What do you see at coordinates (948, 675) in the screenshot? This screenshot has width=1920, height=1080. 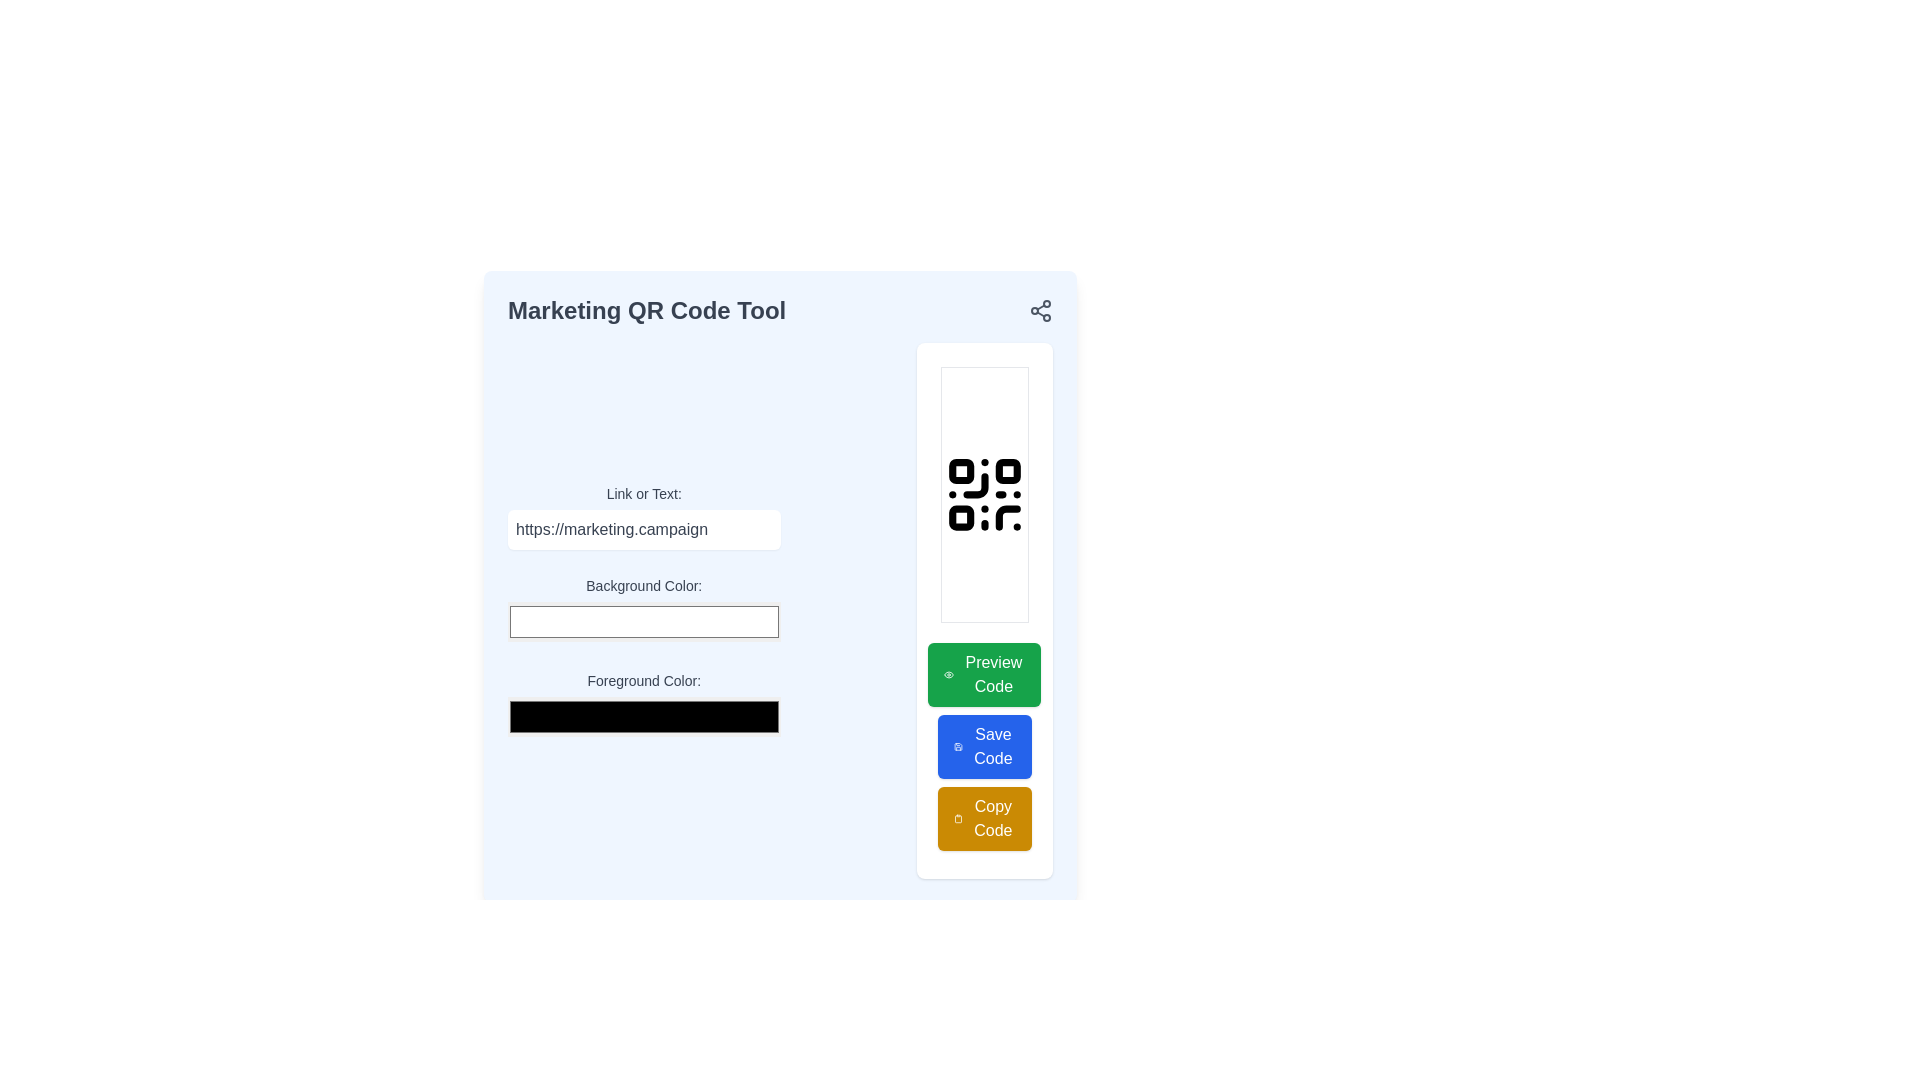 I see `the icon located inside the 'Preview Code' green button on the right side of the page, which serves as a visual cue for previewing content` at bounding box center [948, 675].